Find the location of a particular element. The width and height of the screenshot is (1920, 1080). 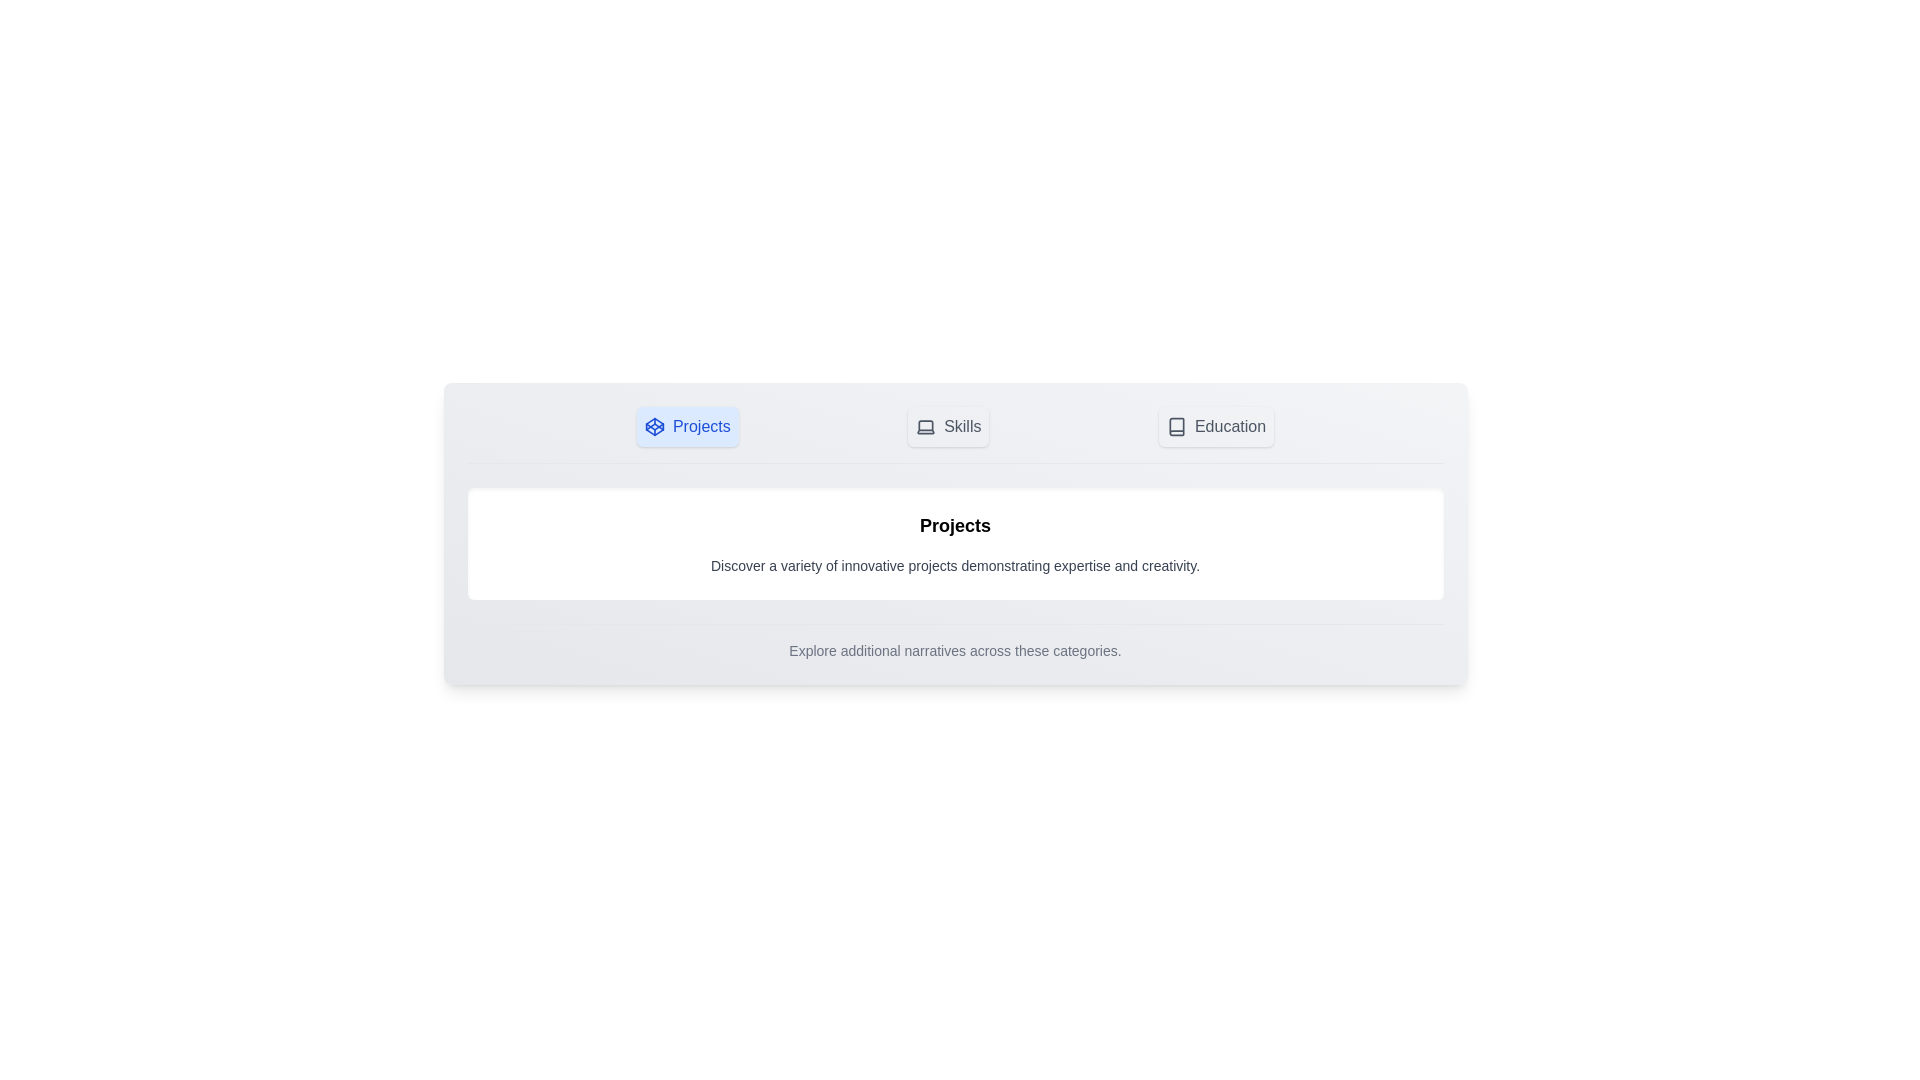

the 'Projects' button, which has a blue background, white text, and a cube icon on its left, located at the specified coordinates is located at coordinates (687, 426).